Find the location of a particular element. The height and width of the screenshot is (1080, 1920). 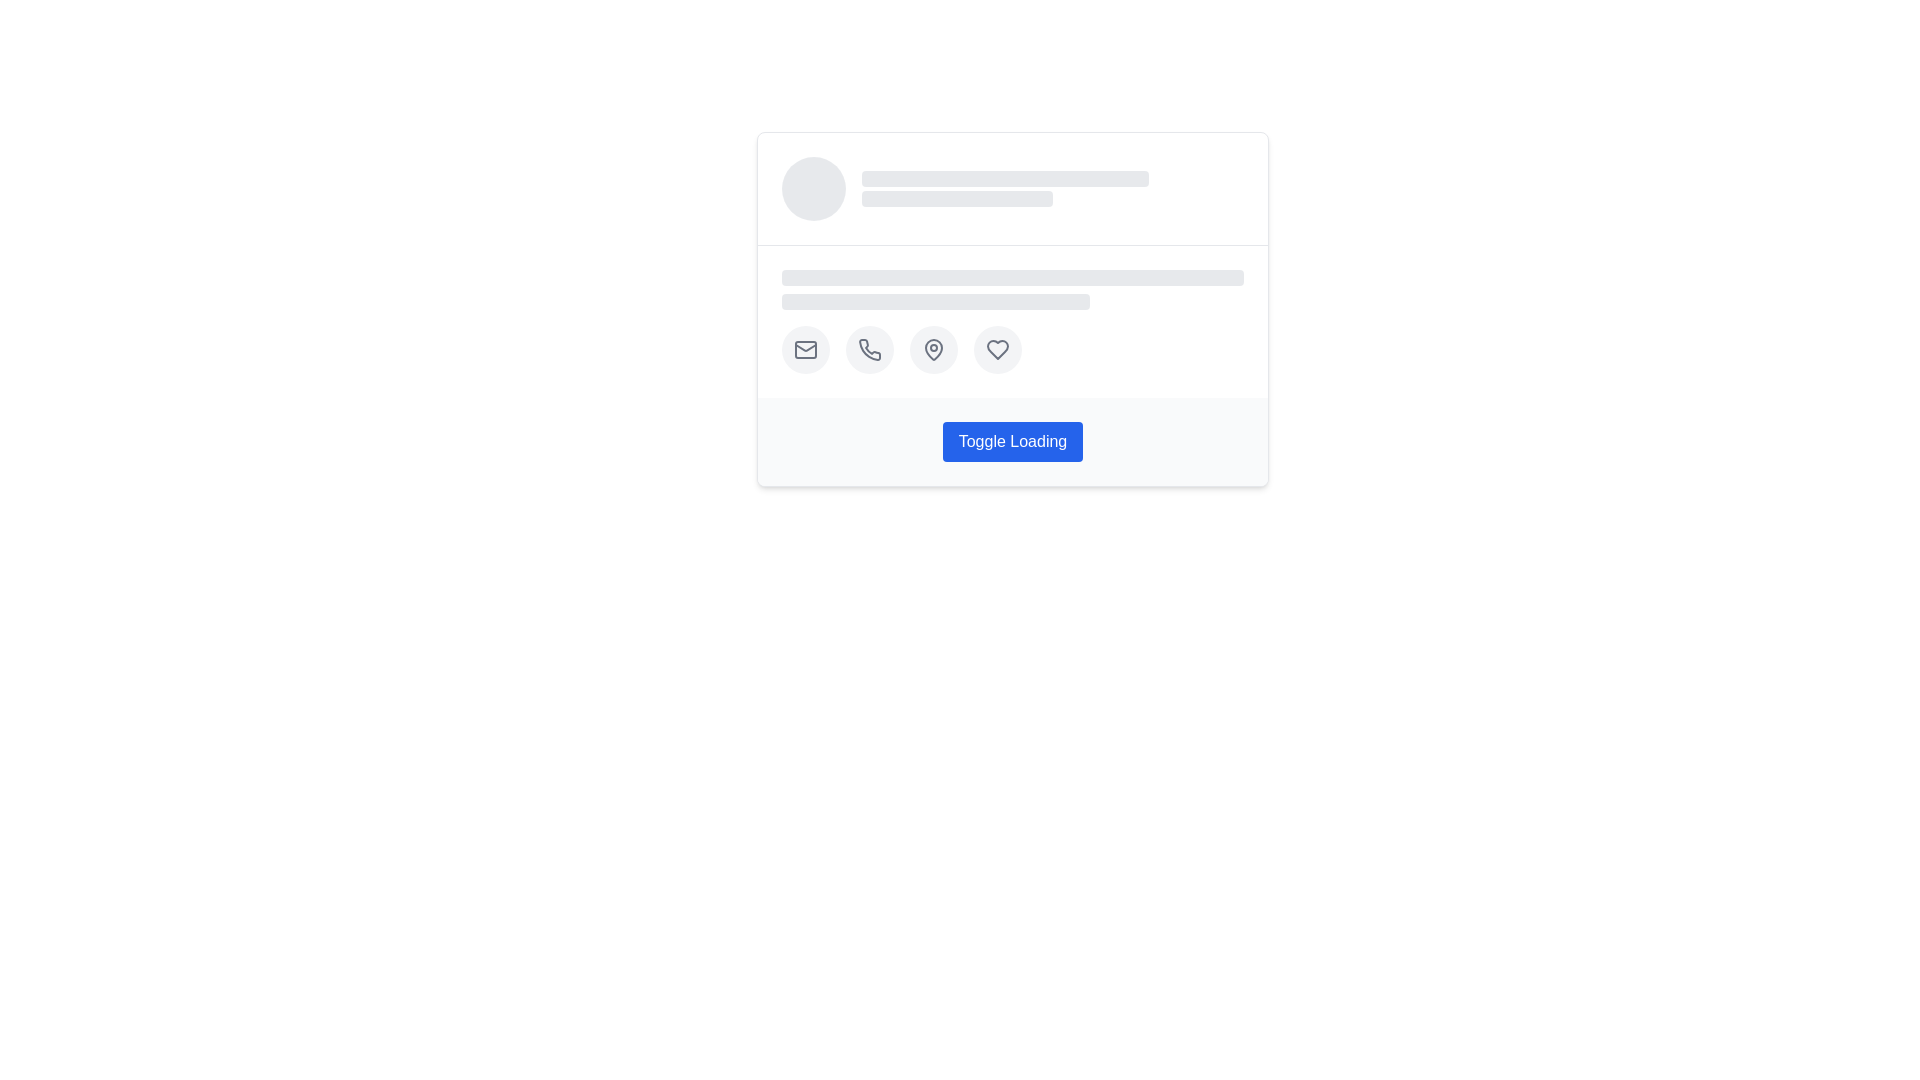

the gray envelope icon located prominently below the textual information is located at coordinates (806, 349).